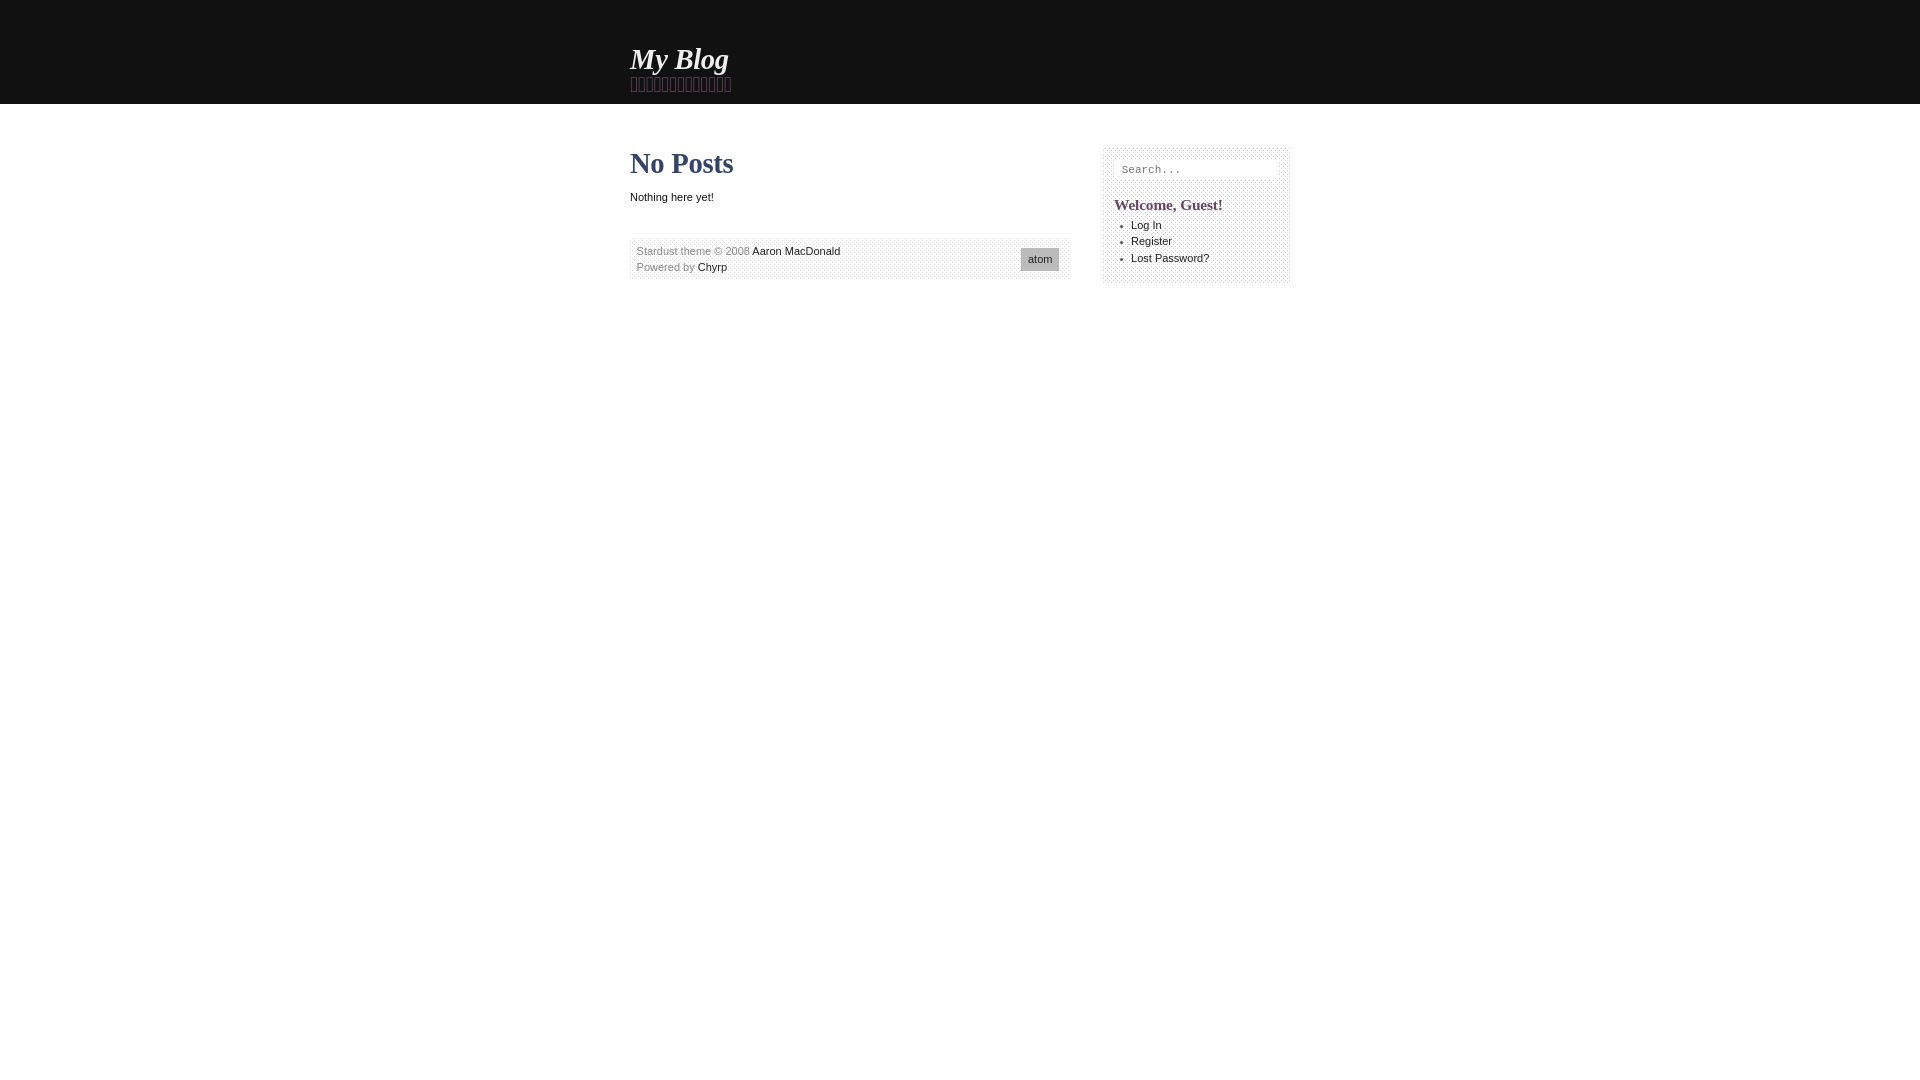 Image resolution: width=1920 pixels, height=1080 pixels. Describe the element at coordinates (1146, 224) in the screenshot. I see `'Log In'` at that location.